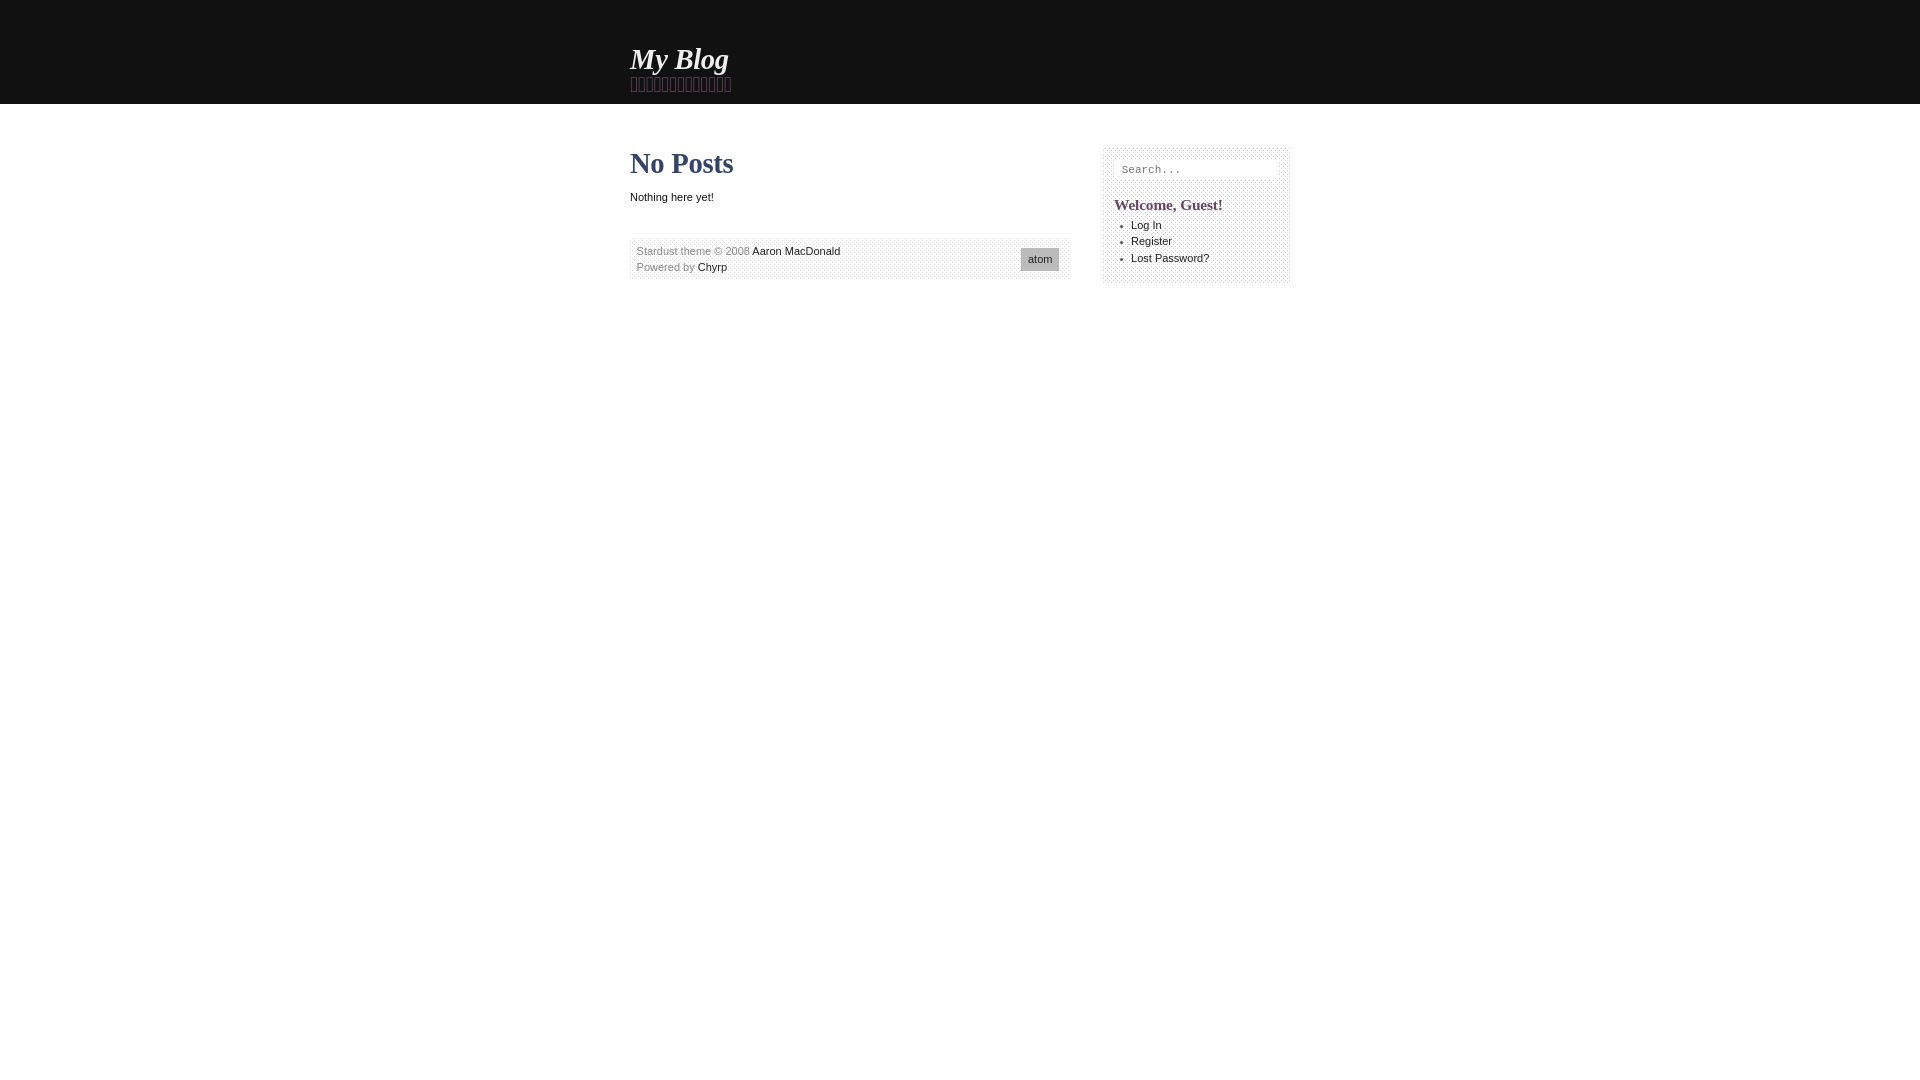 Image resolution: width=1920 pixels, height=1080 pixels. Describe the element at coordinates (1146, 224) in the screenshot. I see `'Log In'` at that location.